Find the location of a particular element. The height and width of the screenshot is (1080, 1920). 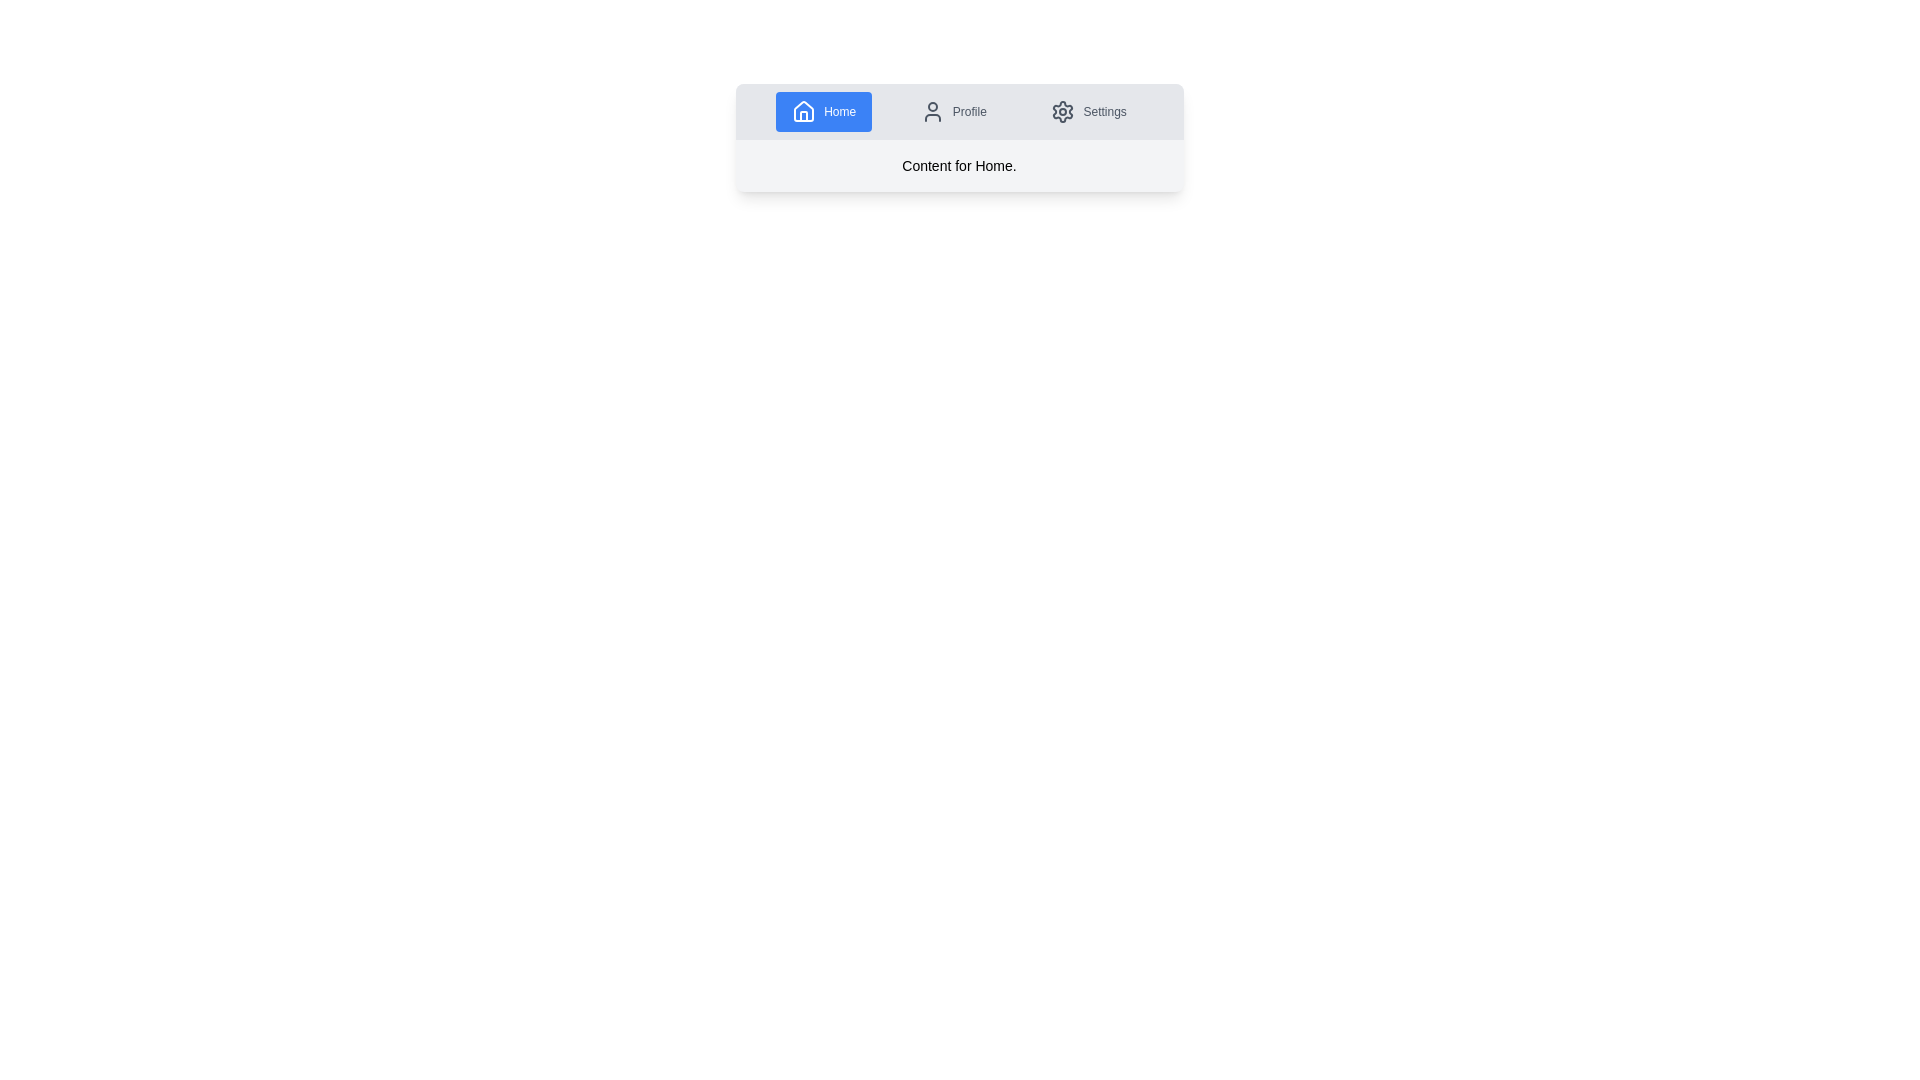

the Profile tab by clicking on its navigation button is located at coordinates (952, 111).